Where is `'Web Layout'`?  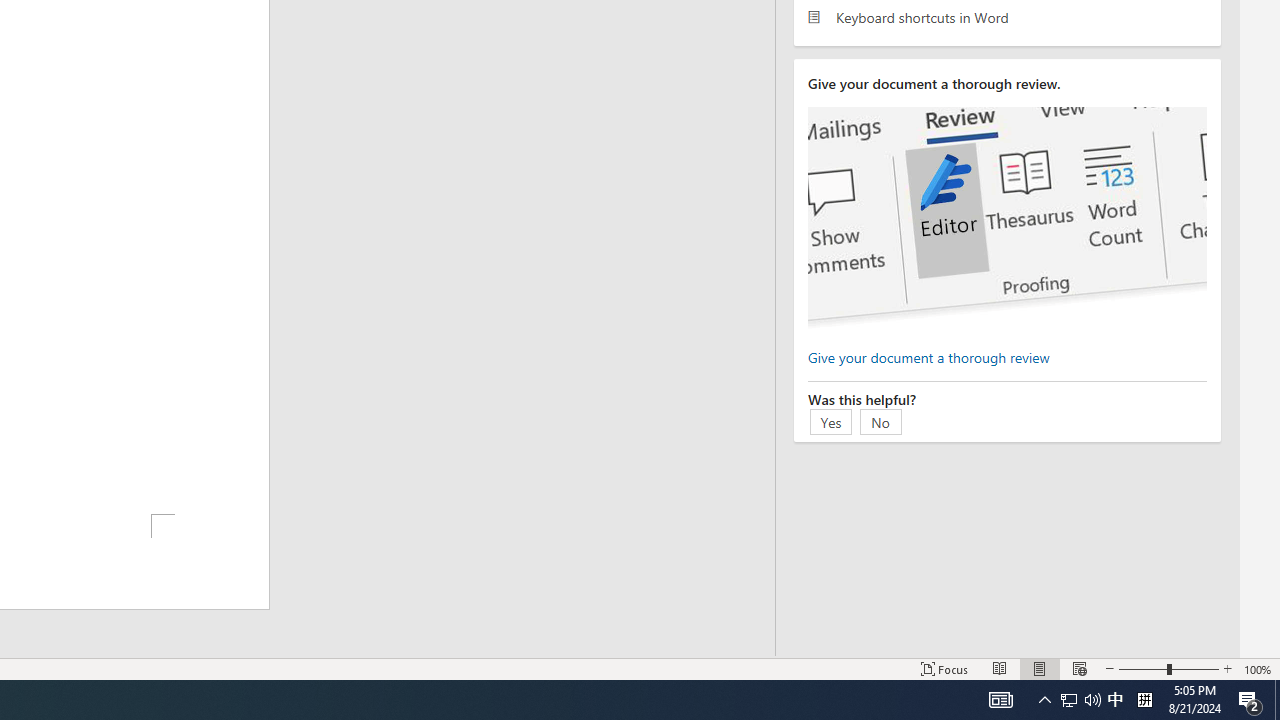 'Web Layout' is located at coordinates (1078, 669).